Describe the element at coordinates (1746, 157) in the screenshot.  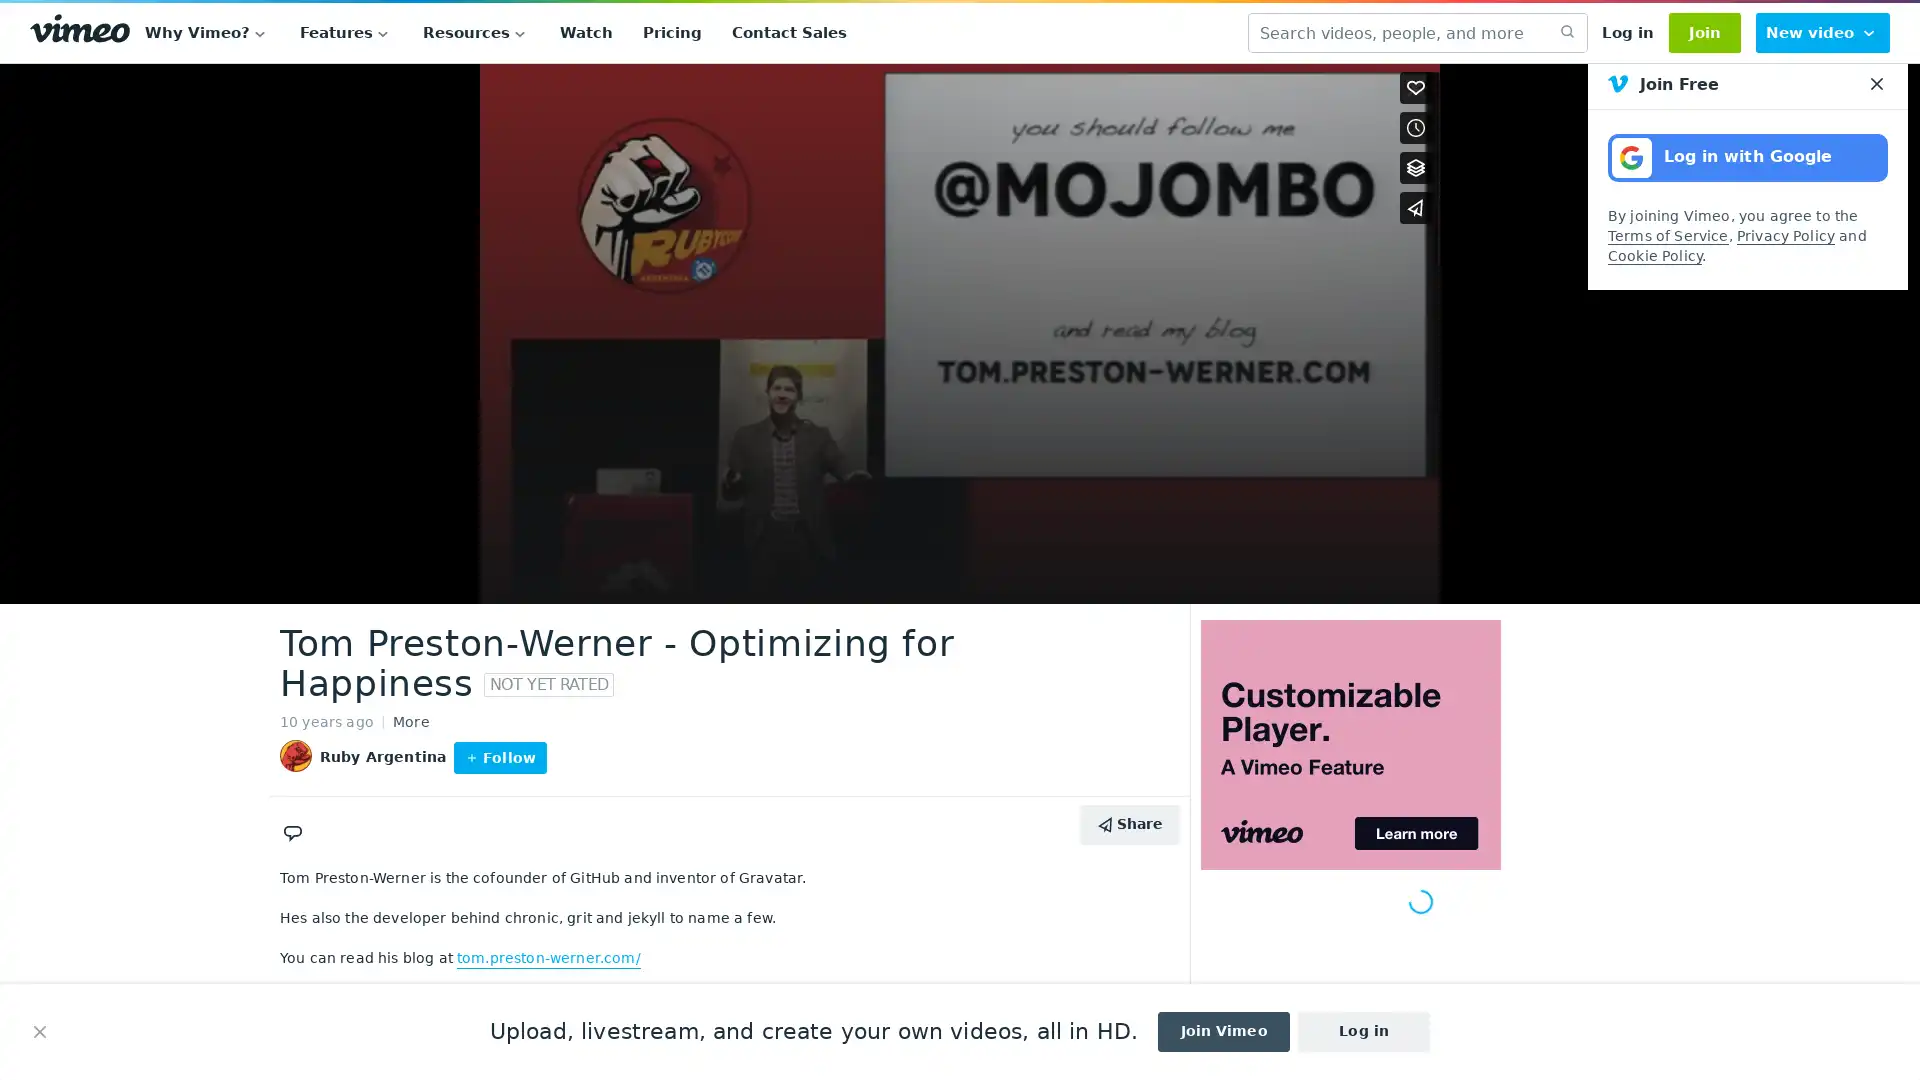
I see `Log in with Google` at that location.